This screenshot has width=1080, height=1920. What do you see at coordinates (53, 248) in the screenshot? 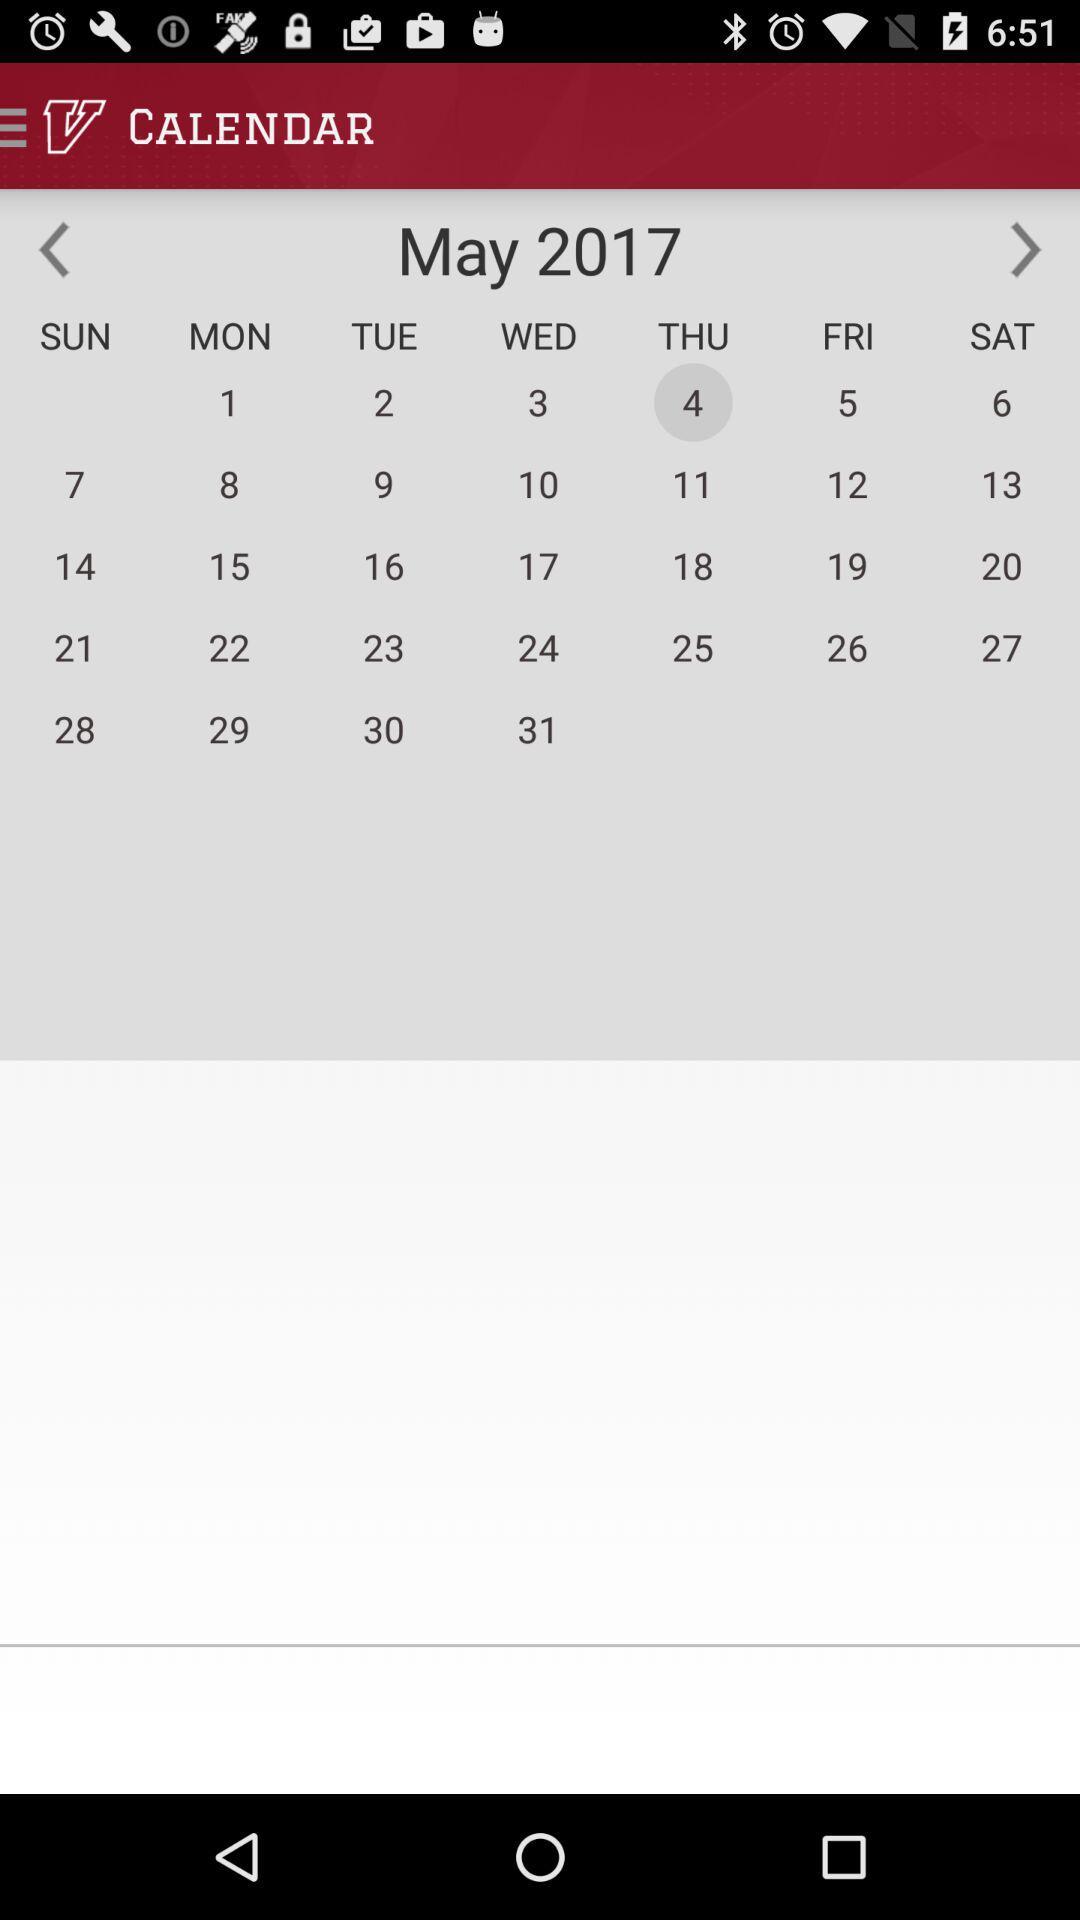
I see `previous month` at bounding box center [53, 248].